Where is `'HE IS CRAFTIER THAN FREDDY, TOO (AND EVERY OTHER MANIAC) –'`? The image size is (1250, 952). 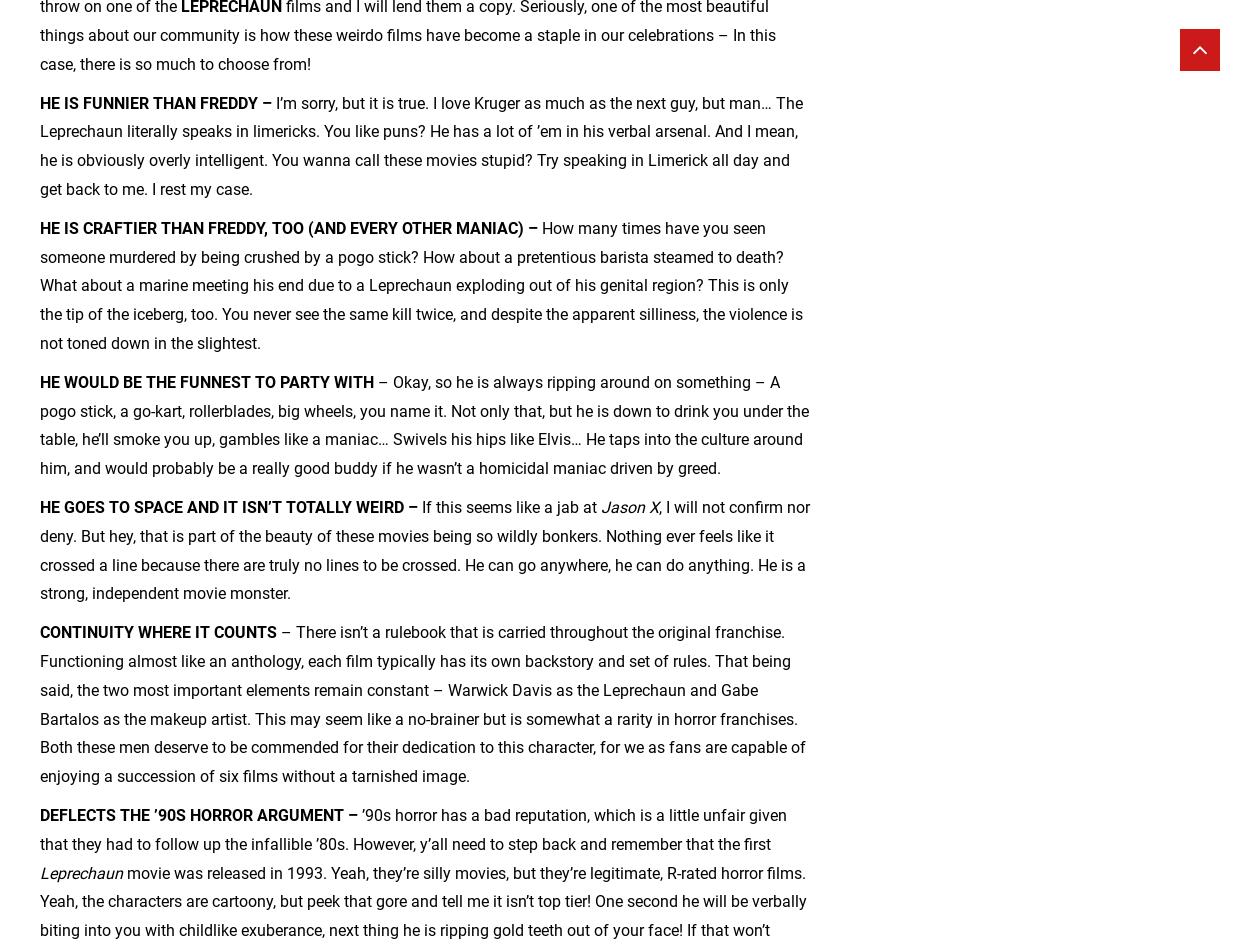
'HE IS CRAFTIER THAN FREDDY, TOO (AND EVERY OTHER MANIAC) –' is located at coordinates (289, 227).